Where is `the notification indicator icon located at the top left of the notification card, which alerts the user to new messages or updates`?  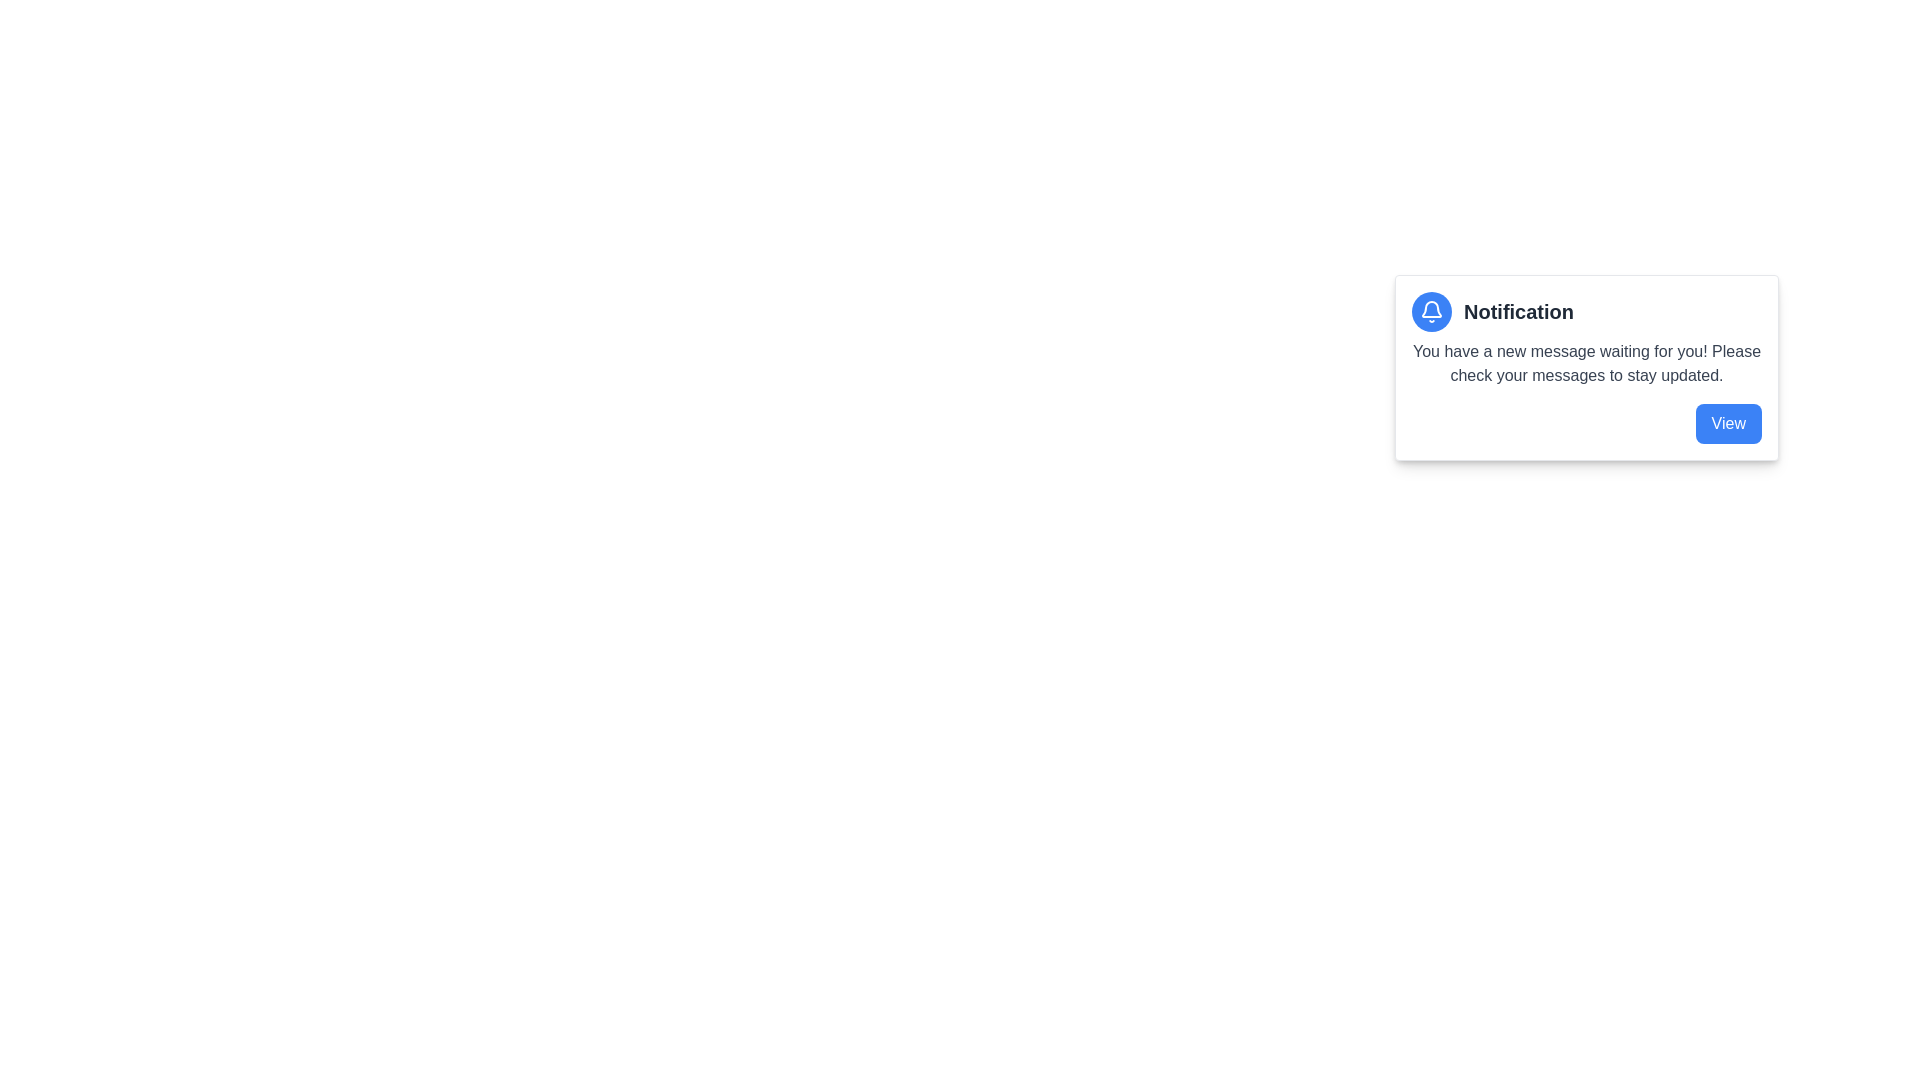
the notification indicator icon located at the top left of the notification card, which alerts the user to new messages or updates is located at coordinates (1430, 312).